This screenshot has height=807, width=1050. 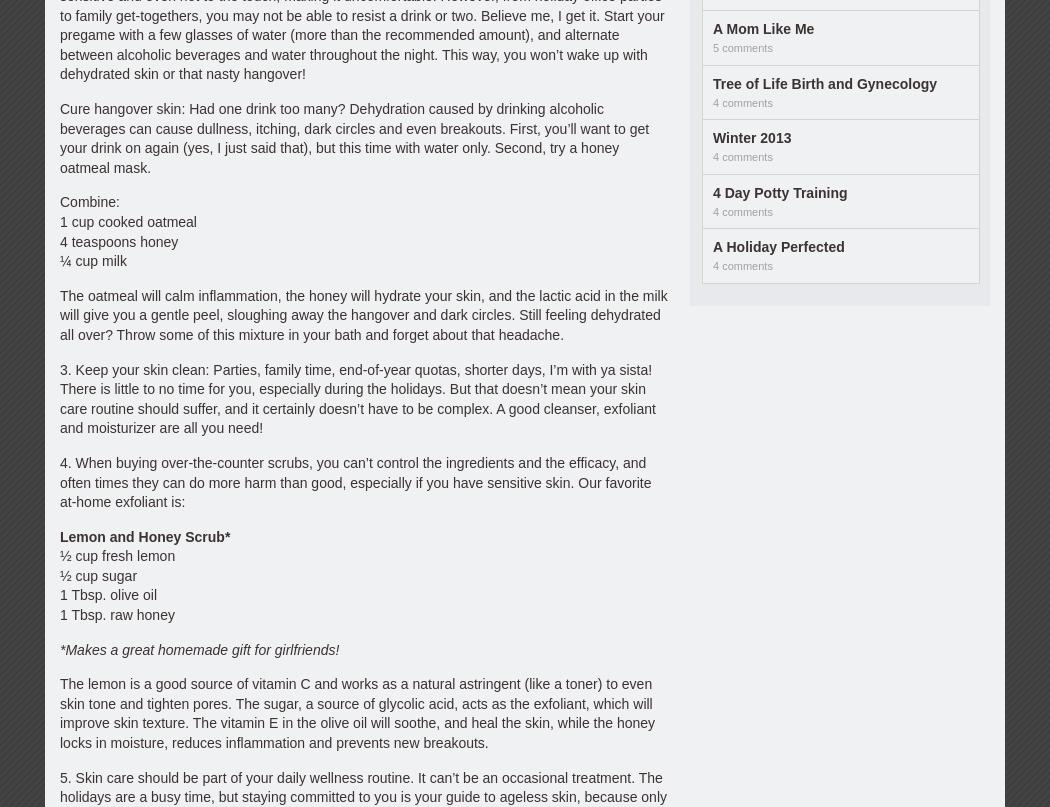 I want to click on '½ cup fresh lemon', so click(x=58, y=556).